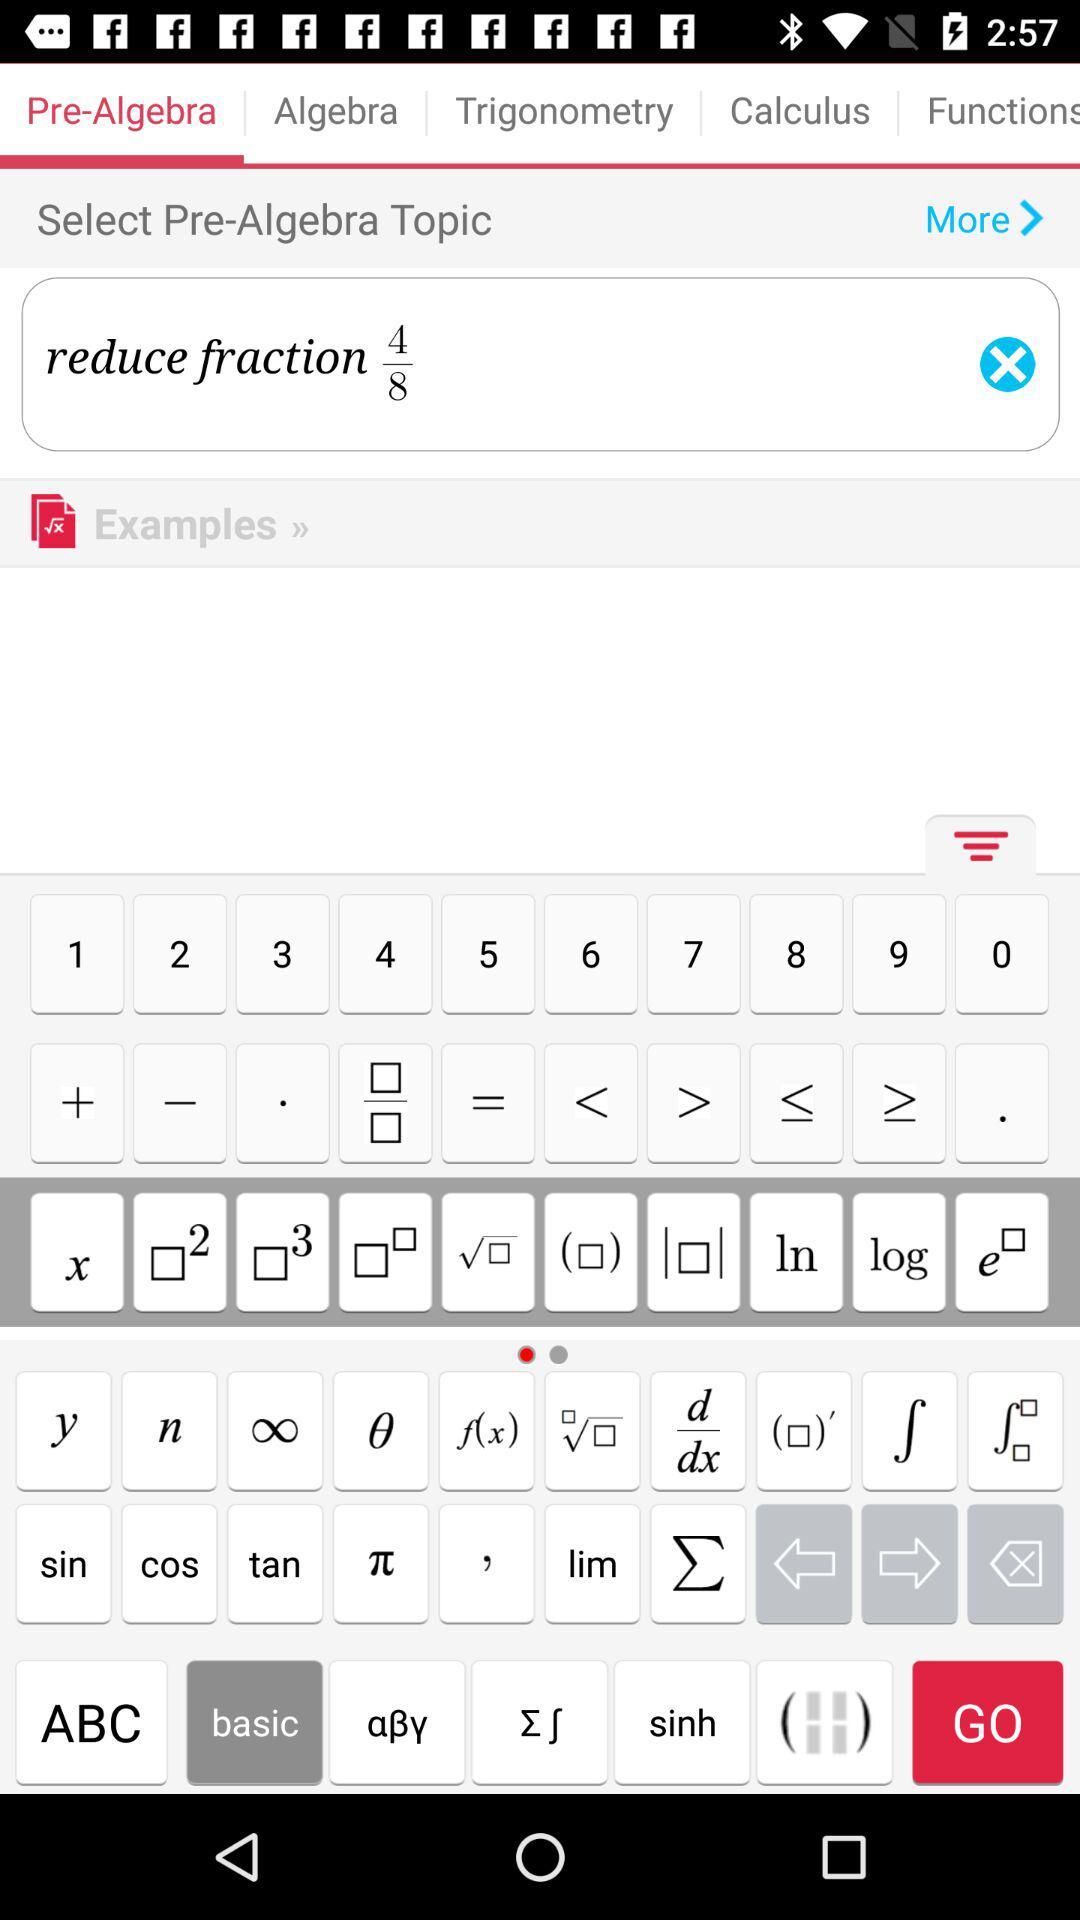 The width and height of the screenshot is (1080, 1920). I want to click on menu, so click(974, 853).